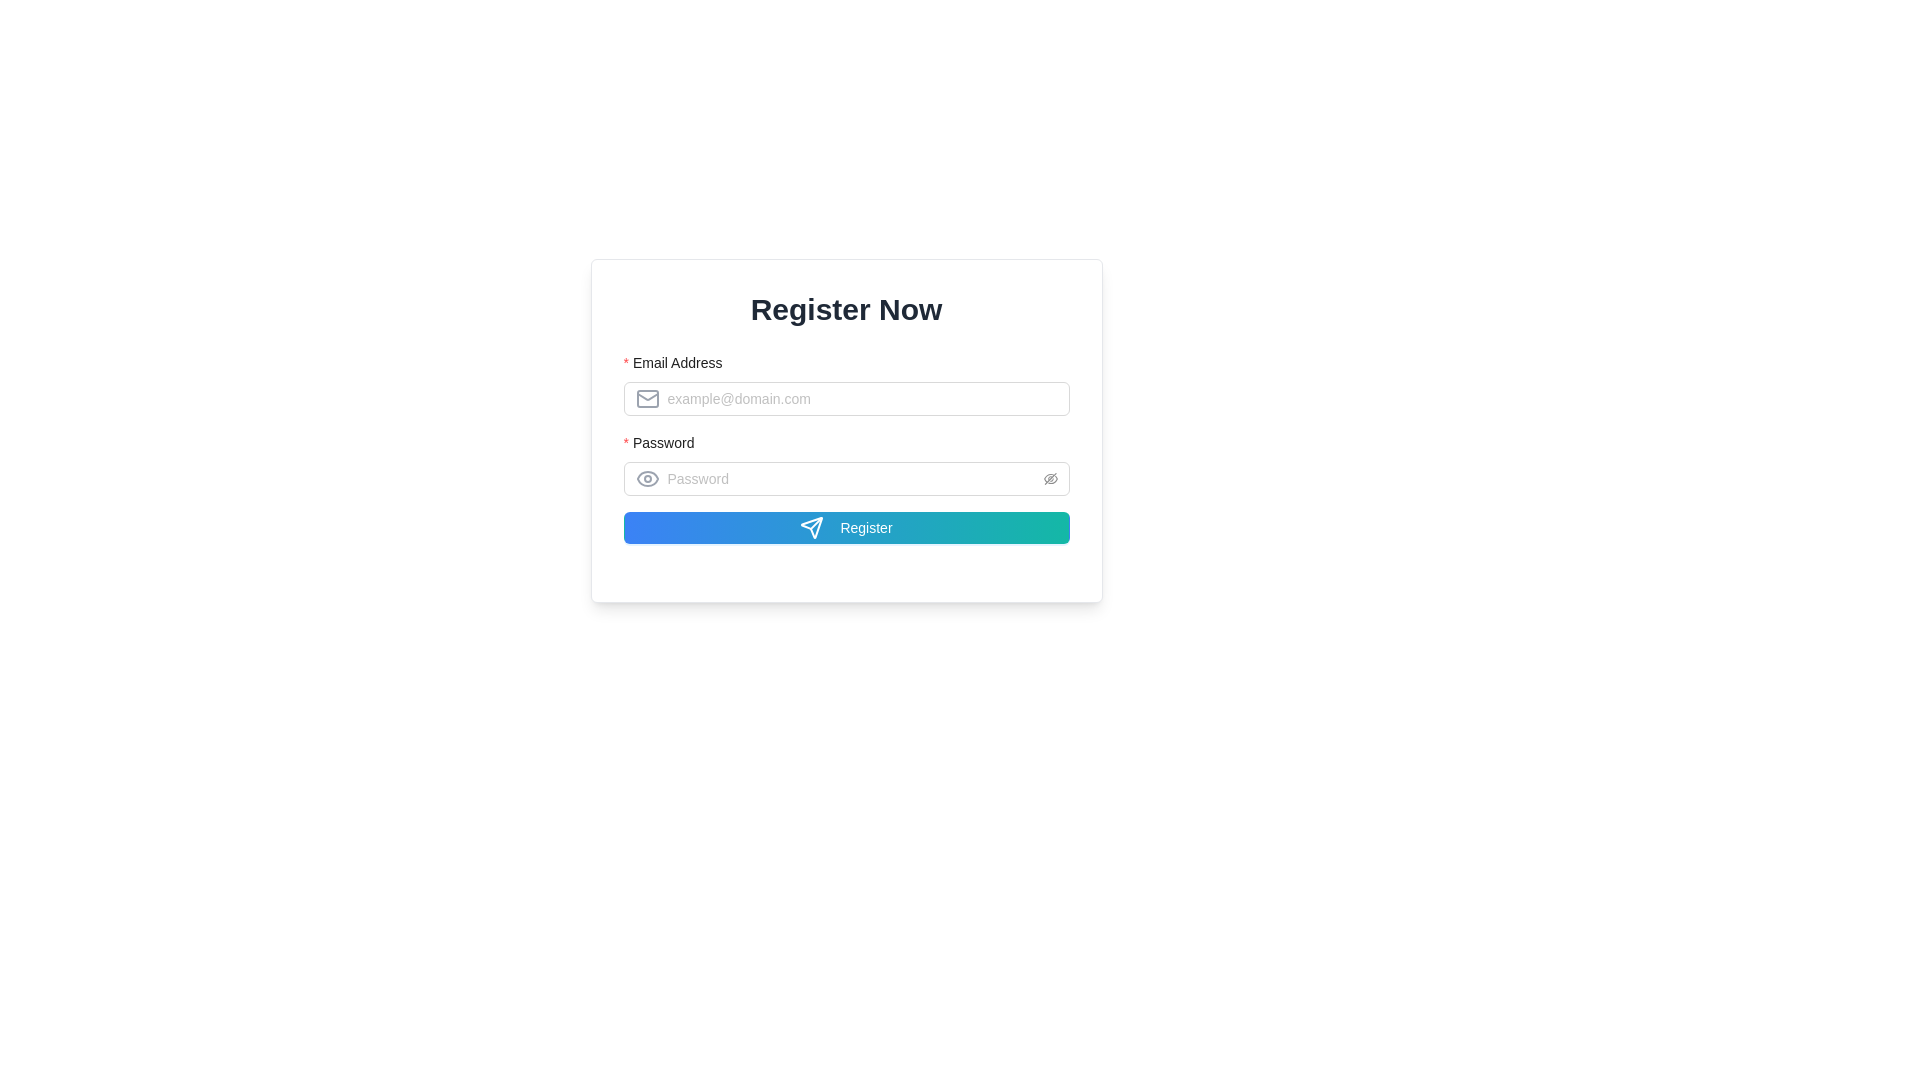  What do you see at coordinates (647, 398) in the screenshot?
I see `the envelope icon that represents the email field in the 'Register Now' form, which is located to the left of the email input field` at bounding box center [647, 398].